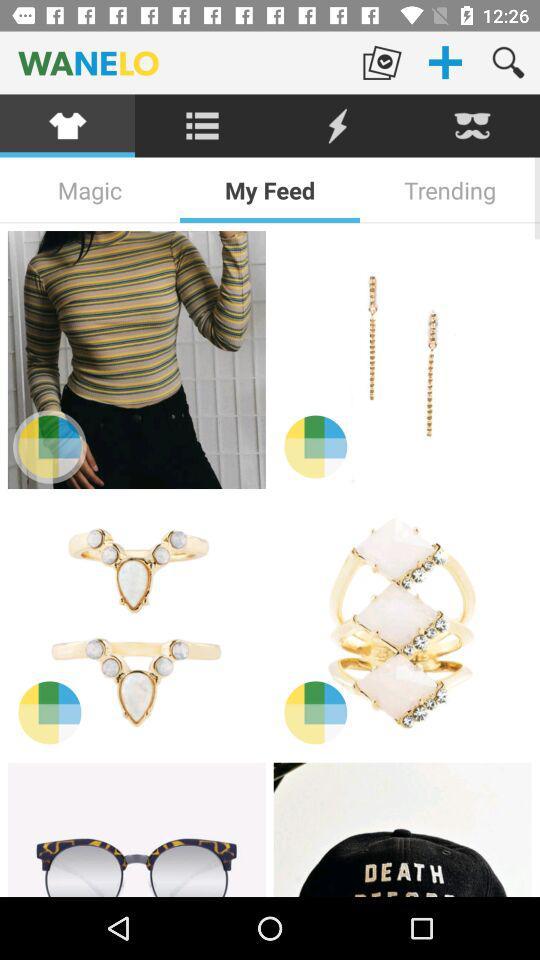 The width and height of the screenshot is (540, 960). Describe the element at coordinates (472, 125) in the screenshot. I see `hide tab` at that location.